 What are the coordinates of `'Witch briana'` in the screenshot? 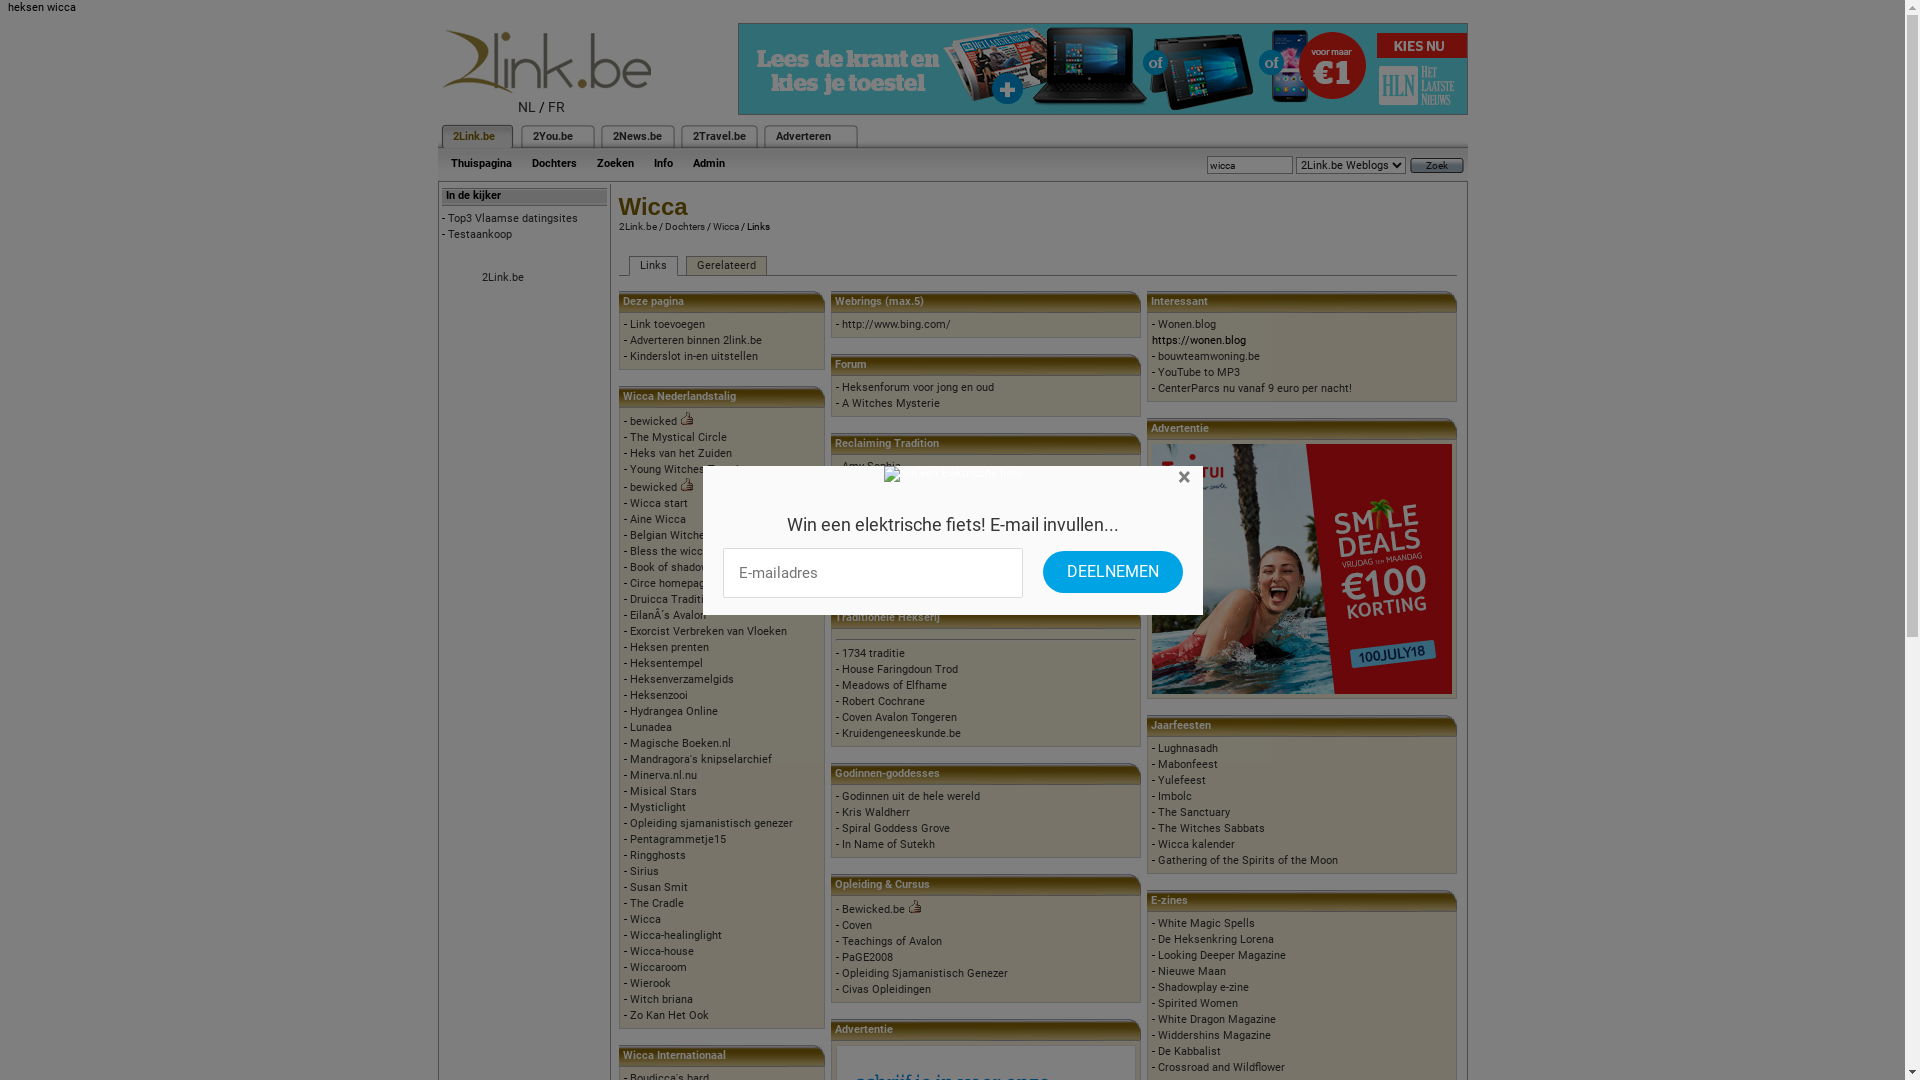 It's located at (661, 999).